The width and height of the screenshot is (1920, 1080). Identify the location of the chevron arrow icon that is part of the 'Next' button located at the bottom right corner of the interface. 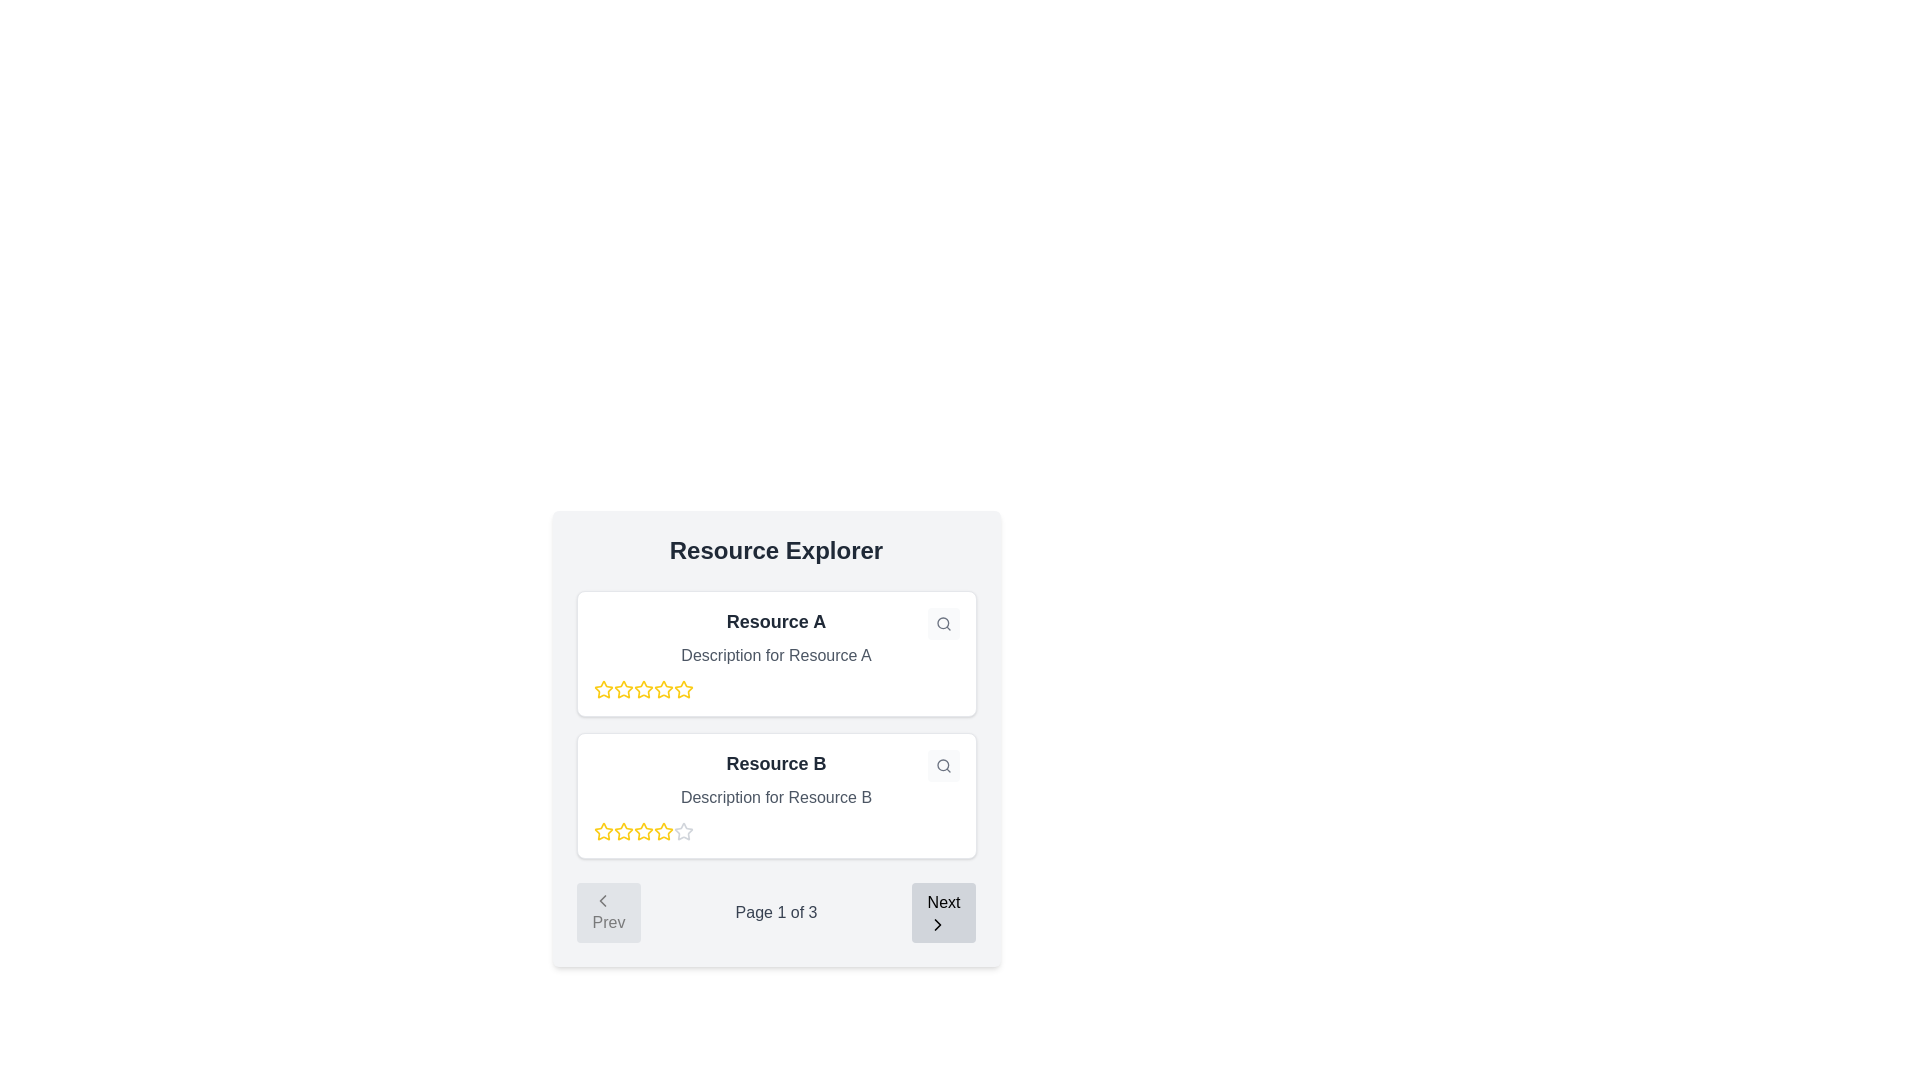
(936, 925).